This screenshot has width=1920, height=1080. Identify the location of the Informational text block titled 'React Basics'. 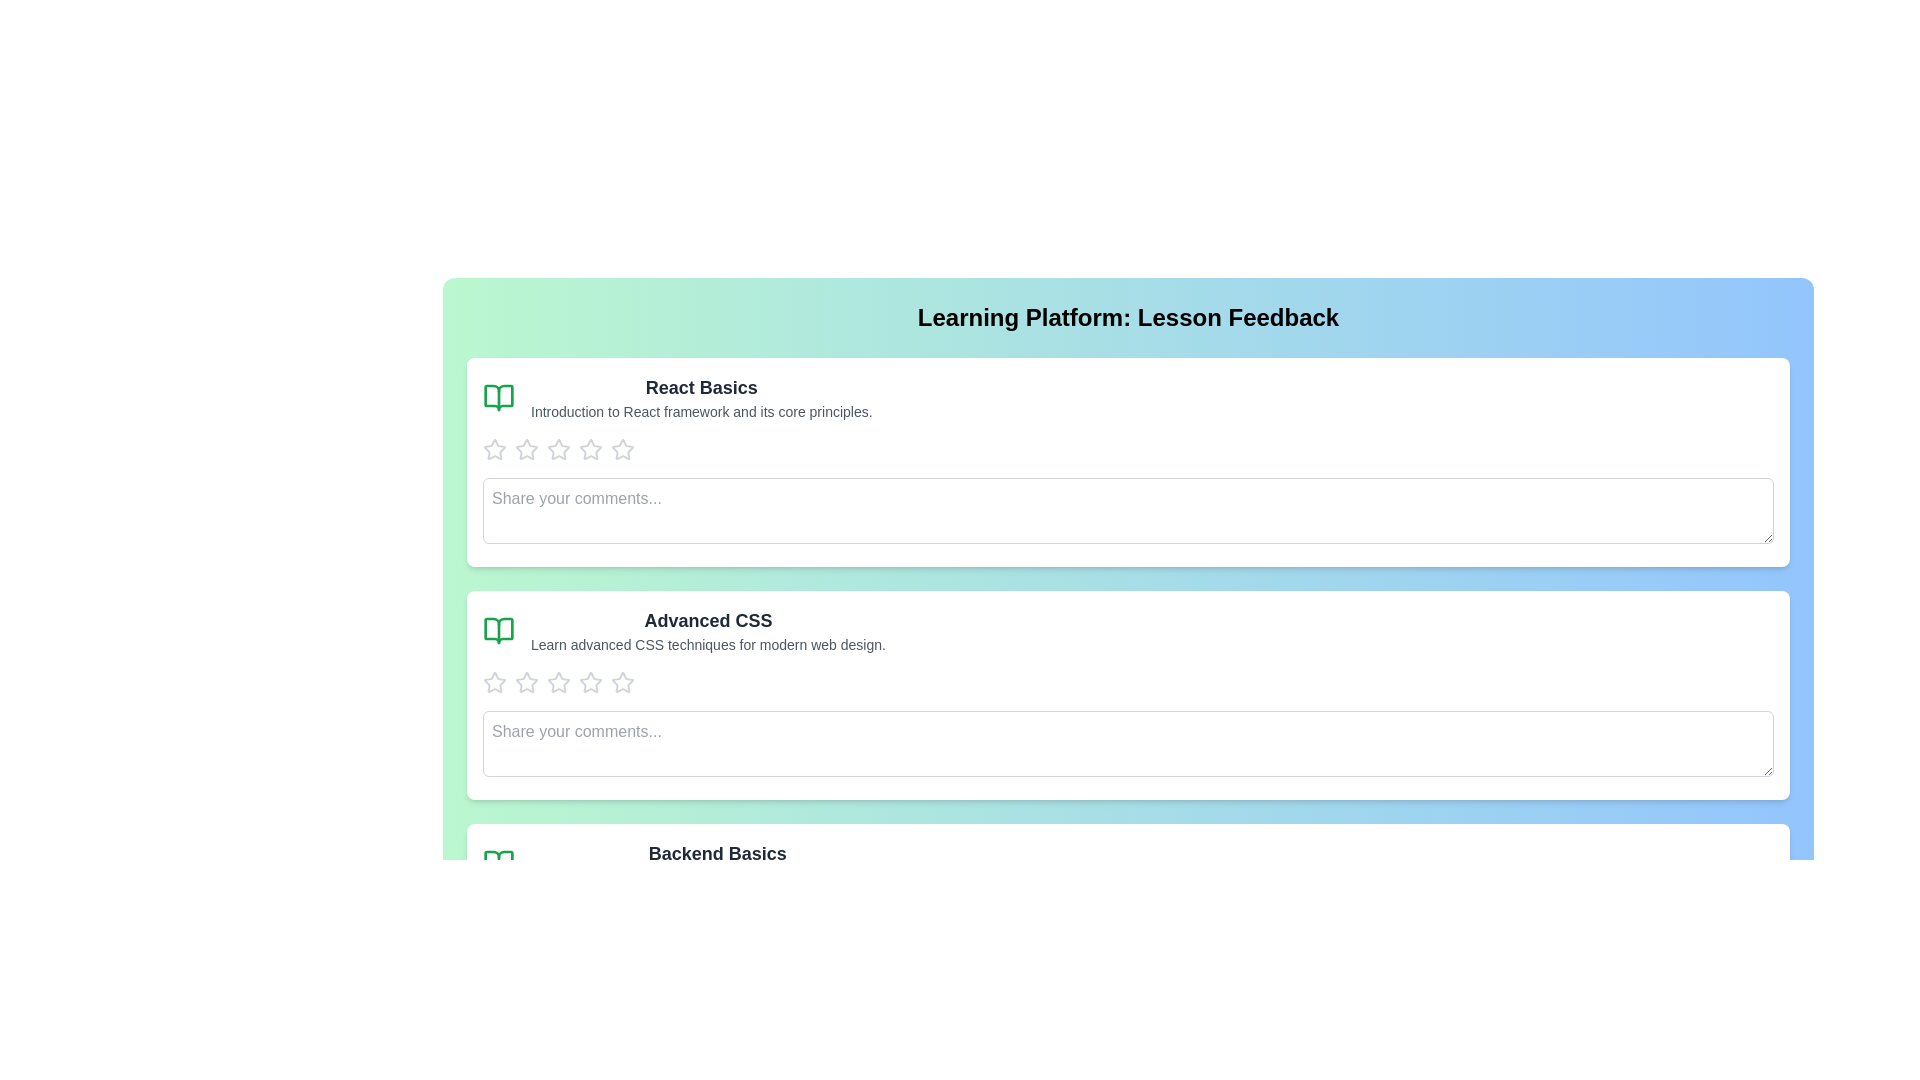
(701, 397).